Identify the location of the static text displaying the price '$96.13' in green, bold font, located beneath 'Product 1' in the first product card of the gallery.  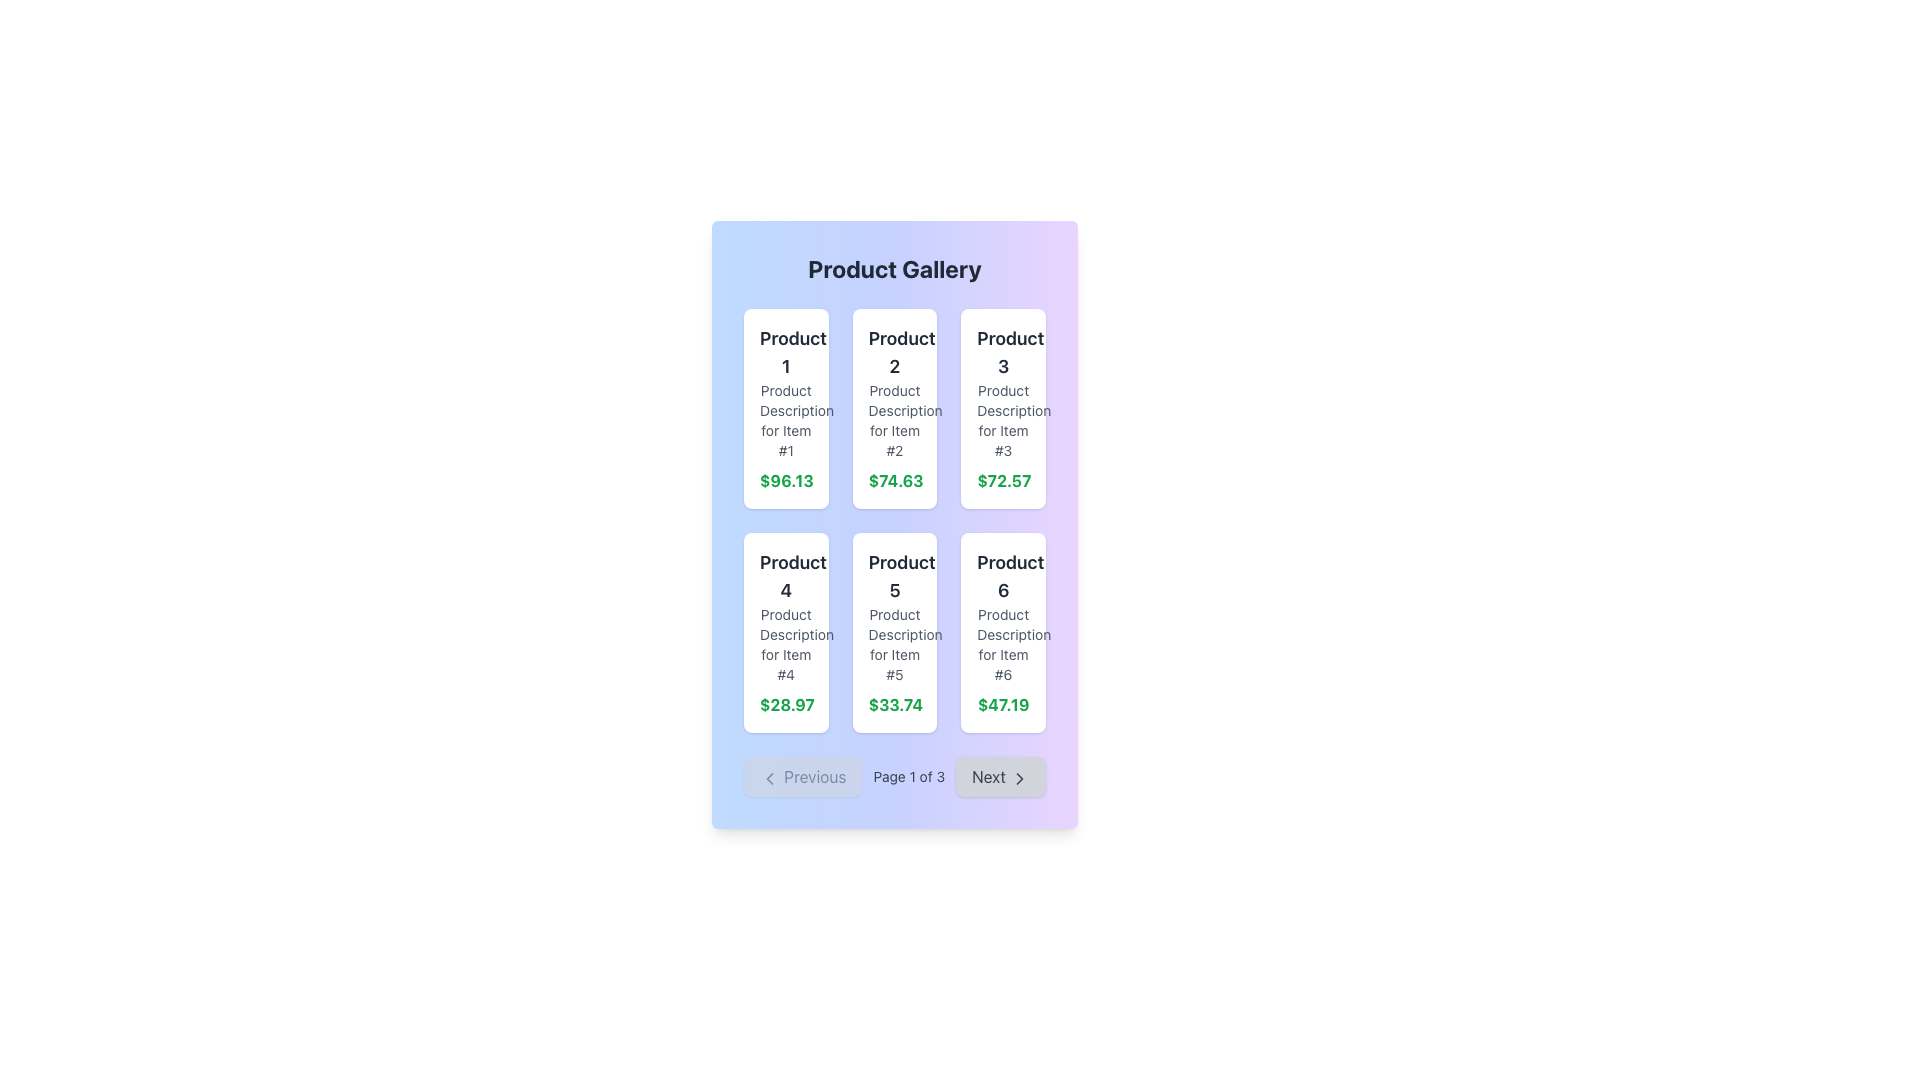
(785, 481).